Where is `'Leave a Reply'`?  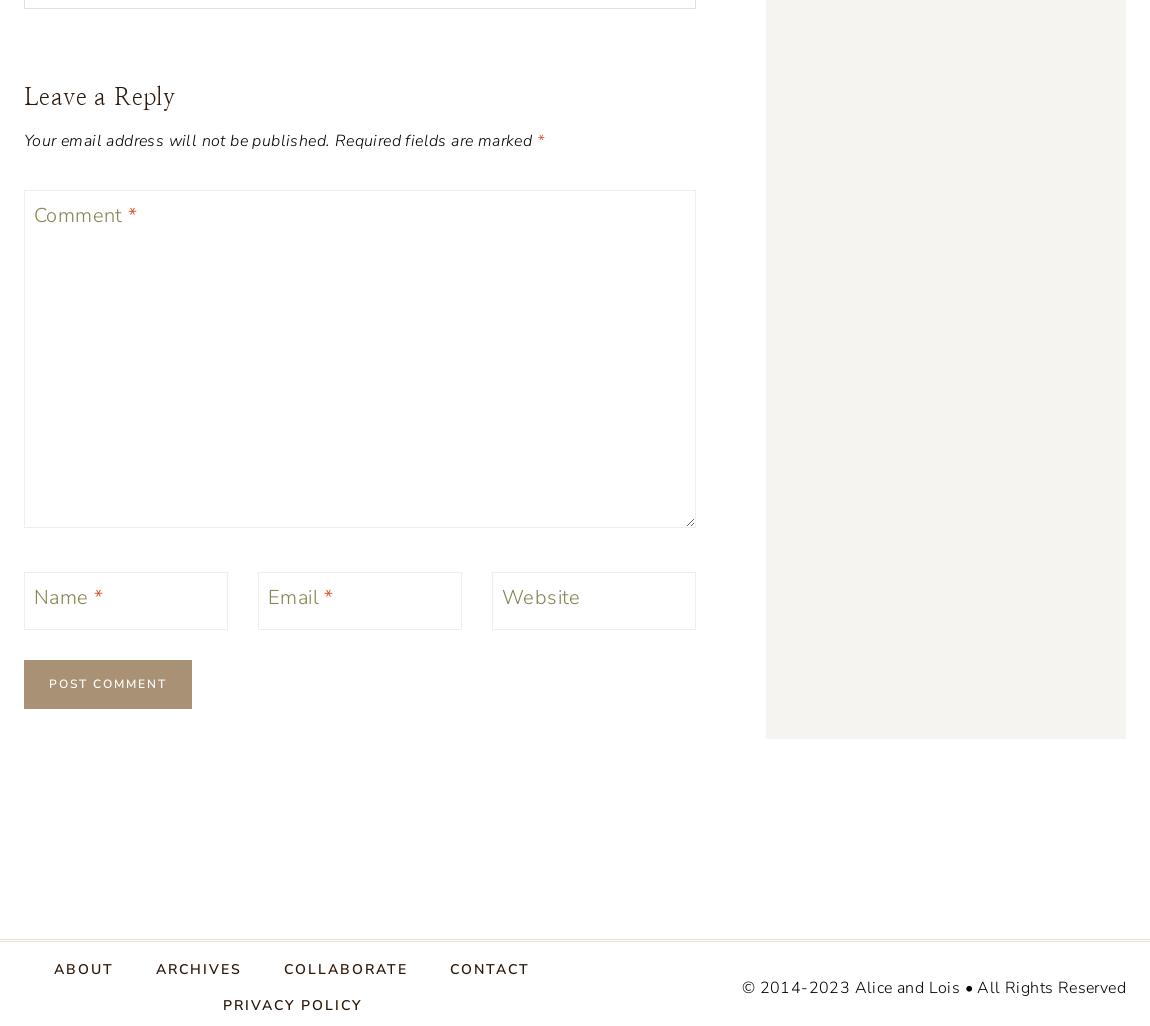 'Leave a Reply' is located at coordinates (98, 95).